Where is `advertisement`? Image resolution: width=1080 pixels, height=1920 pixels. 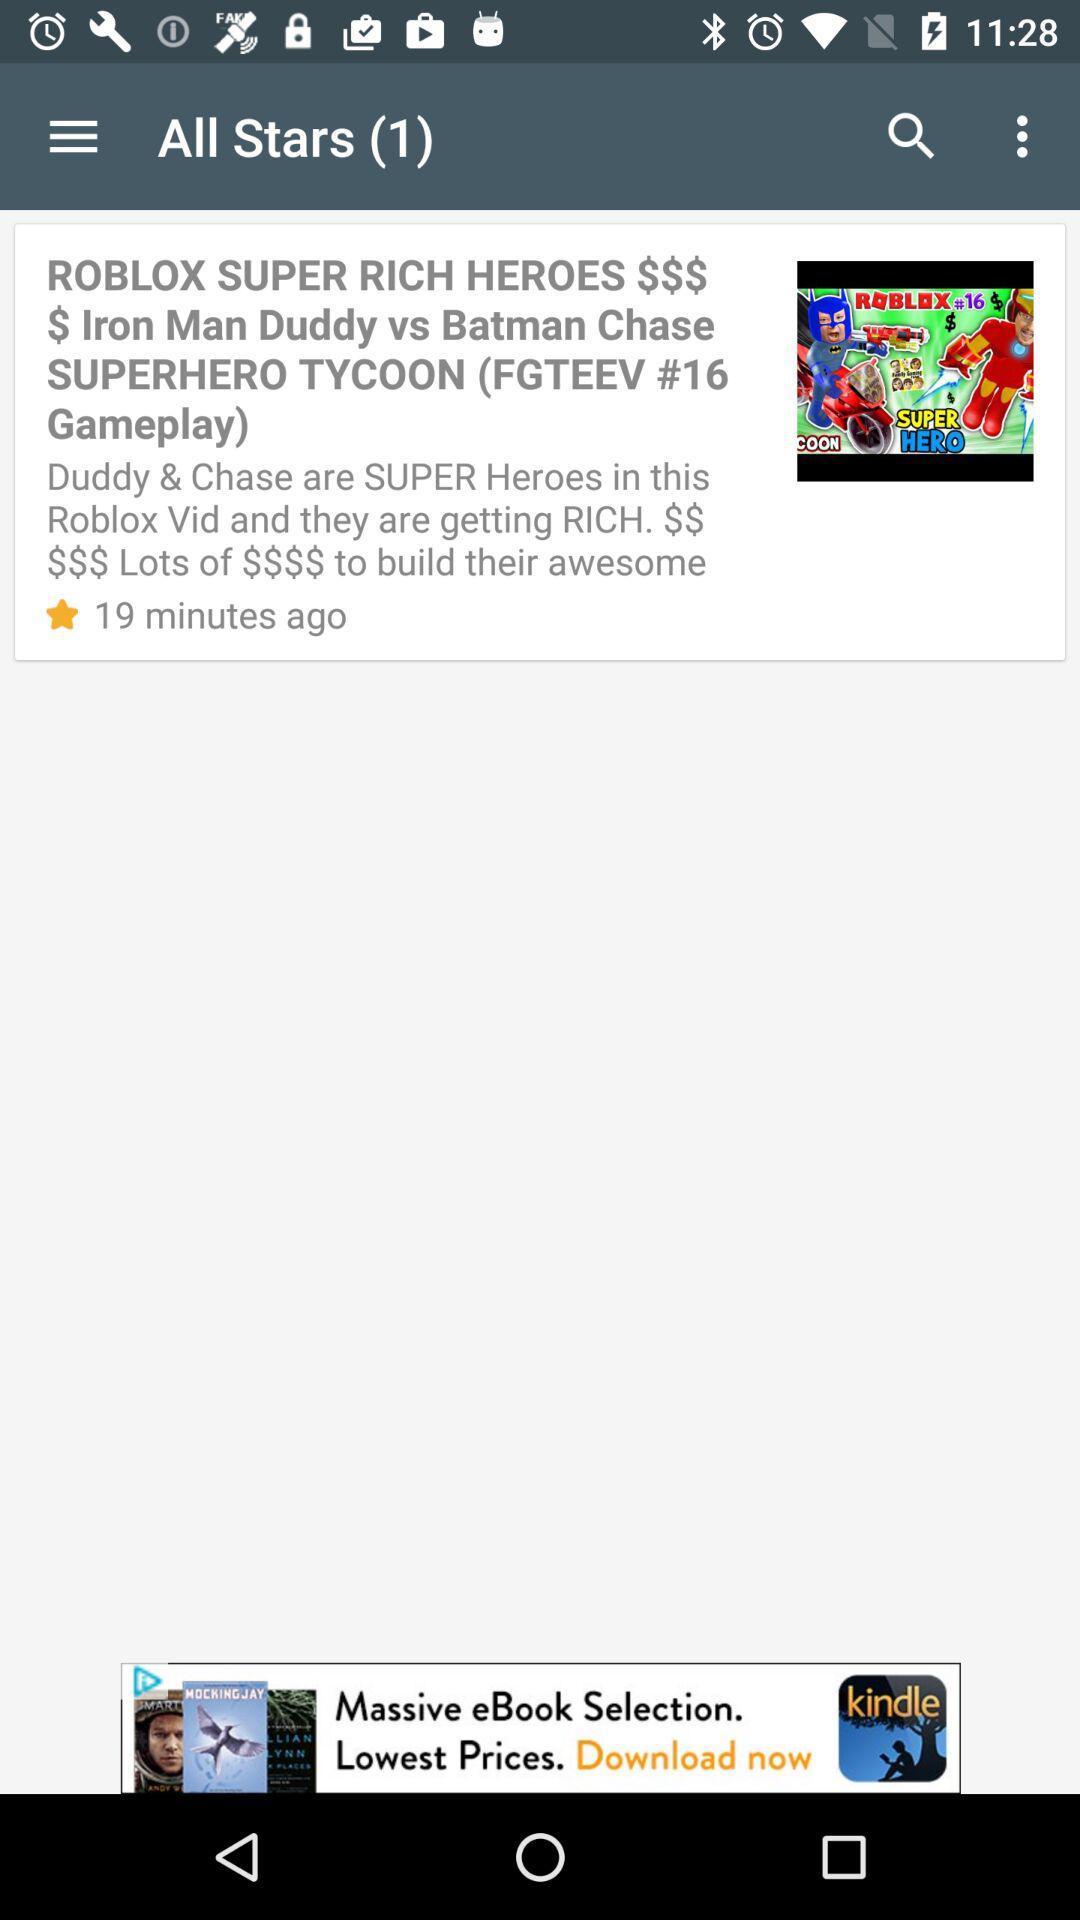
advertisement is located at coordinates (540, 1727).